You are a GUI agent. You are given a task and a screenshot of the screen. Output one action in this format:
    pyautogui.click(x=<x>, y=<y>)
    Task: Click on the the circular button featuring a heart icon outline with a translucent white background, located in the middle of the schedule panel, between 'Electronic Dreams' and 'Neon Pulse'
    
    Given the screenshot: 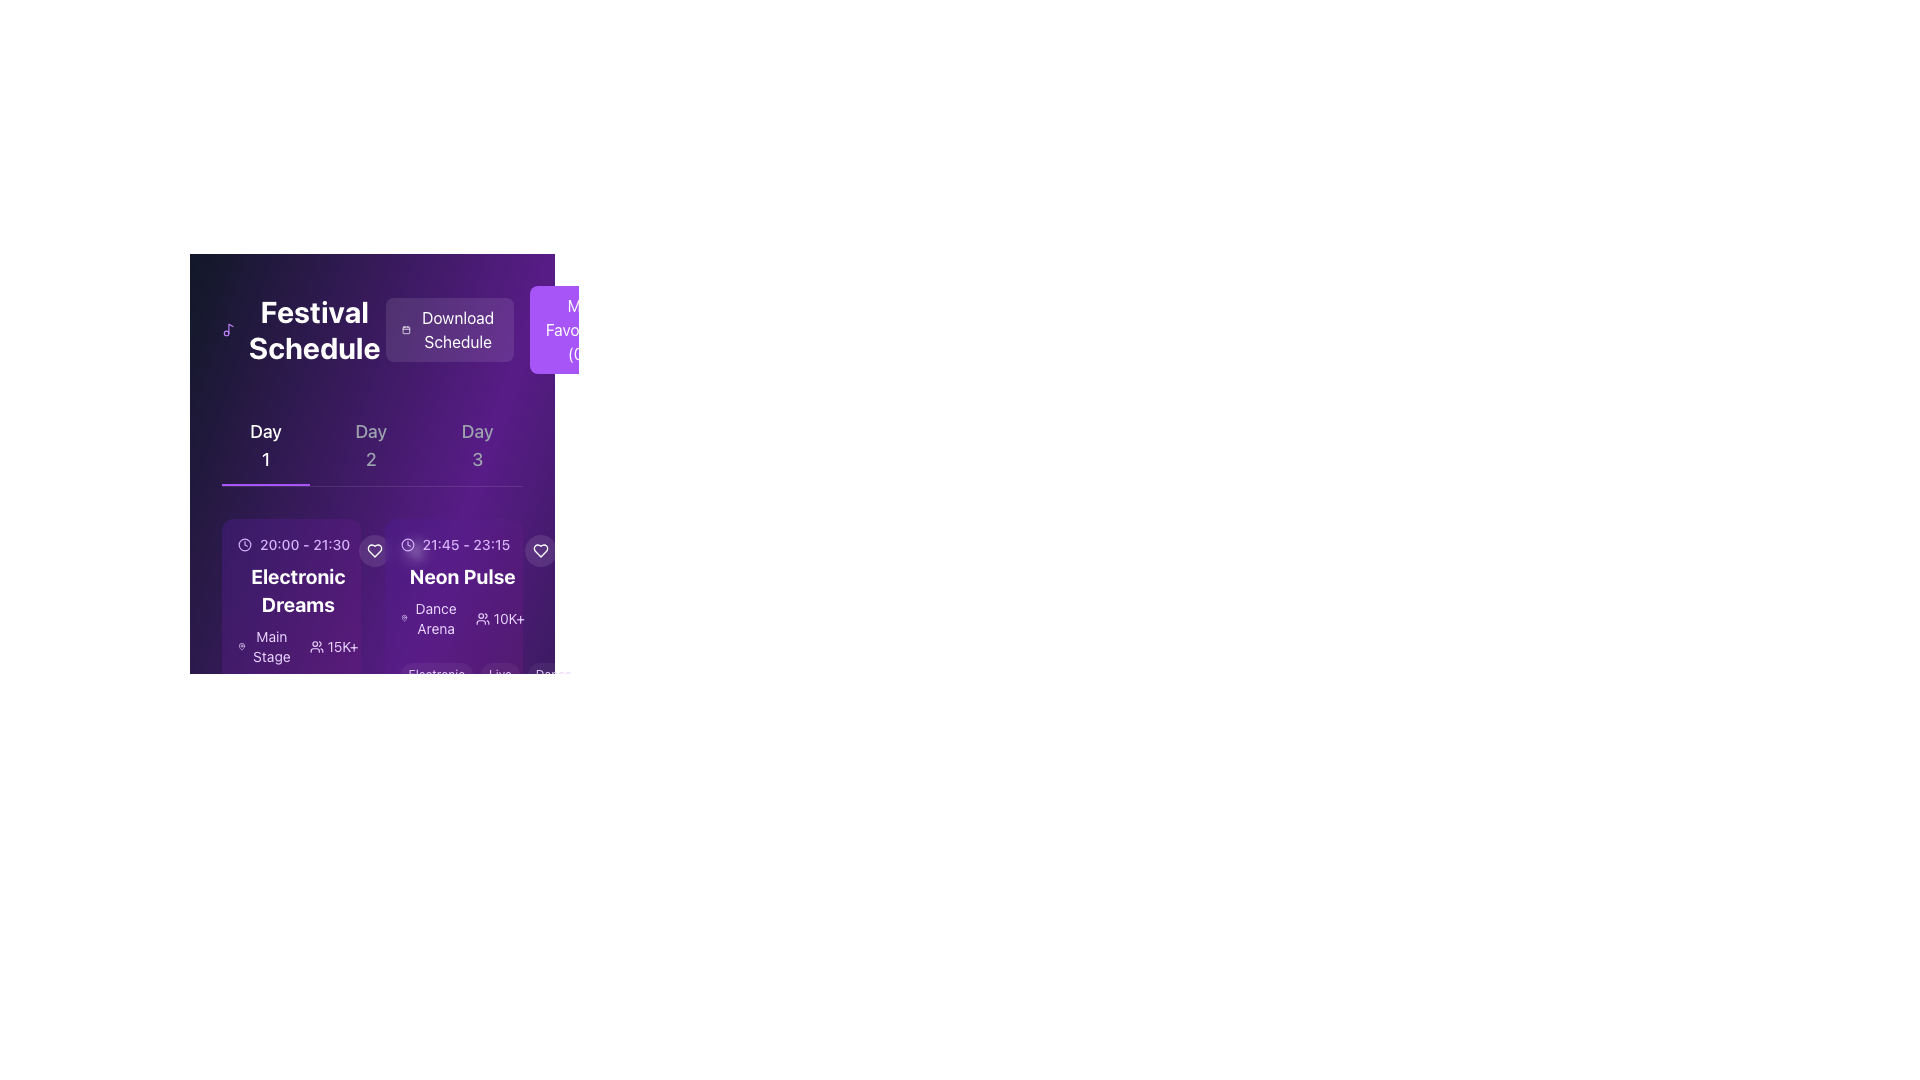 What is the action you would take?
    pyautogui.click(x=374, y=551)
    